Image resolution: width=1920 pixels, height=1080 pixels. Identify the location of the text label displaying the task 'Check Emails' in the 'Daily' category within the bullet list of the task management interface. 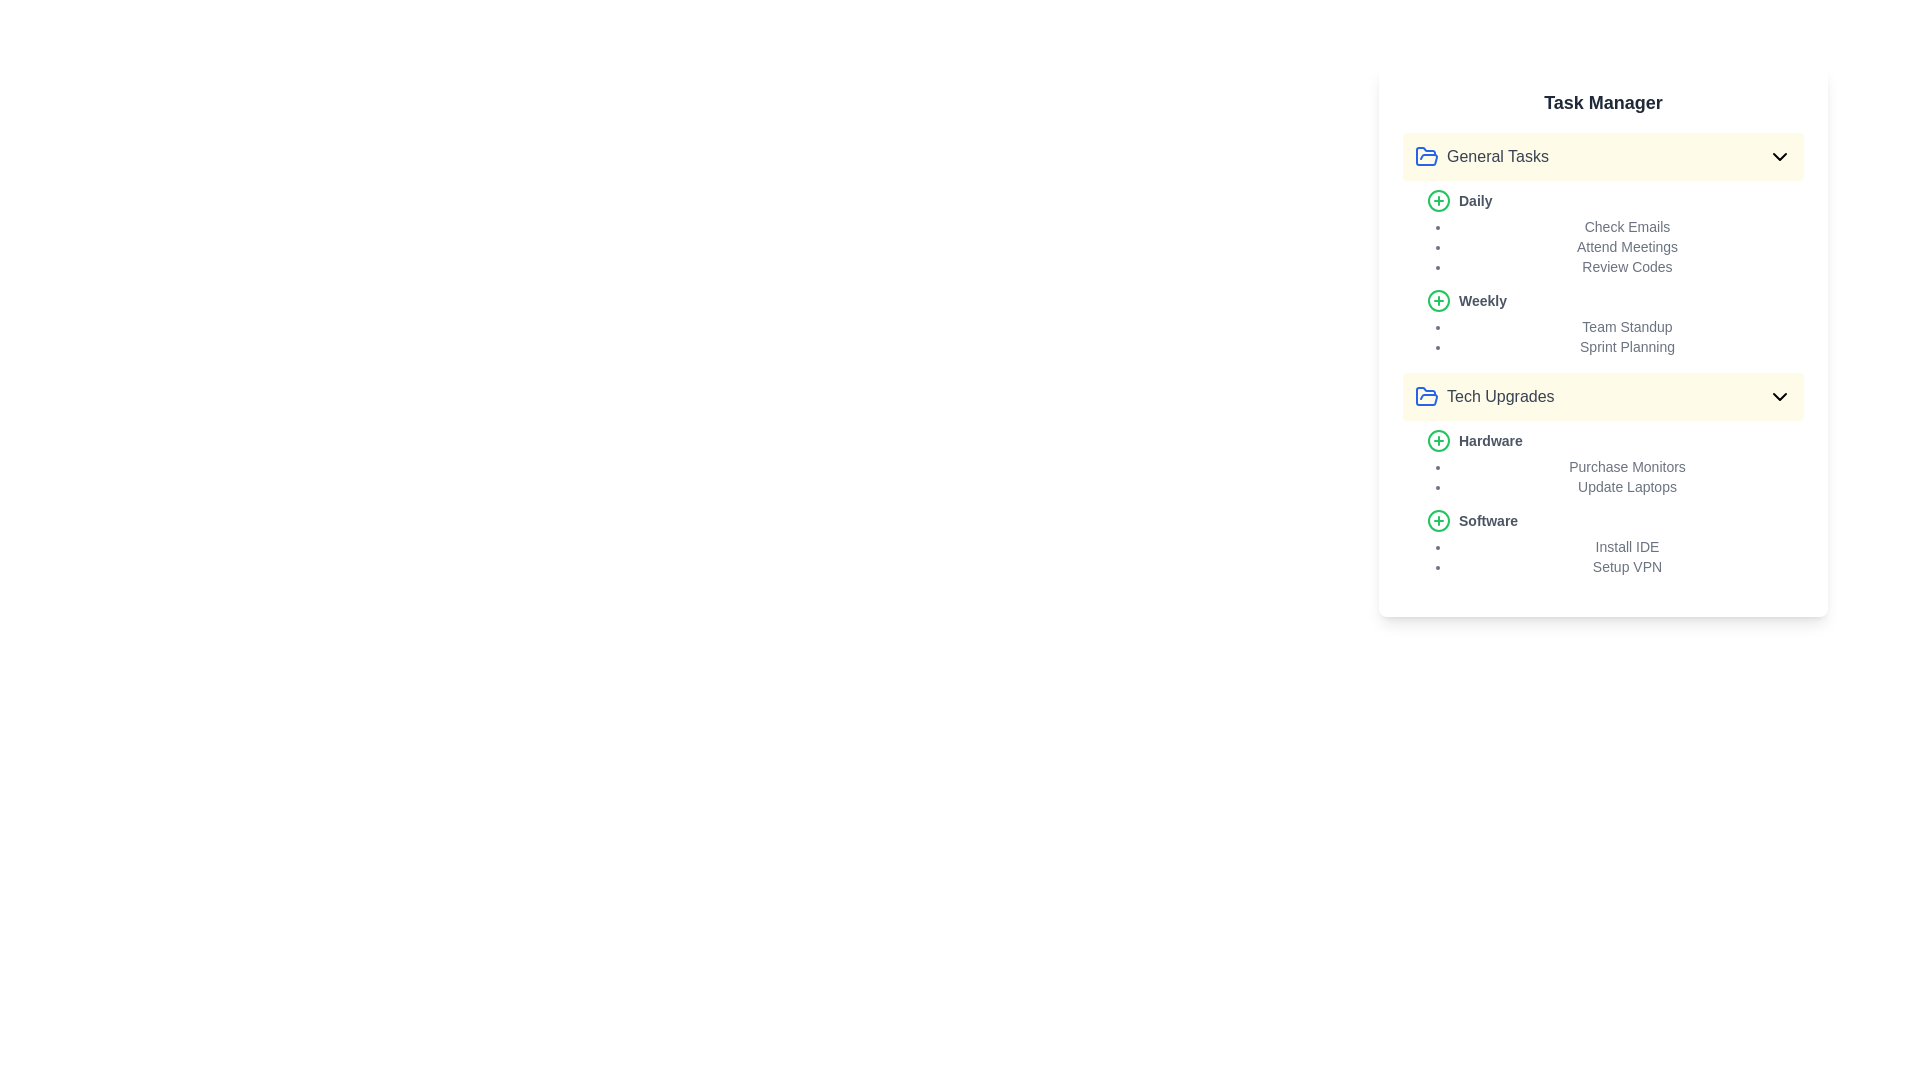
(1627, 226).